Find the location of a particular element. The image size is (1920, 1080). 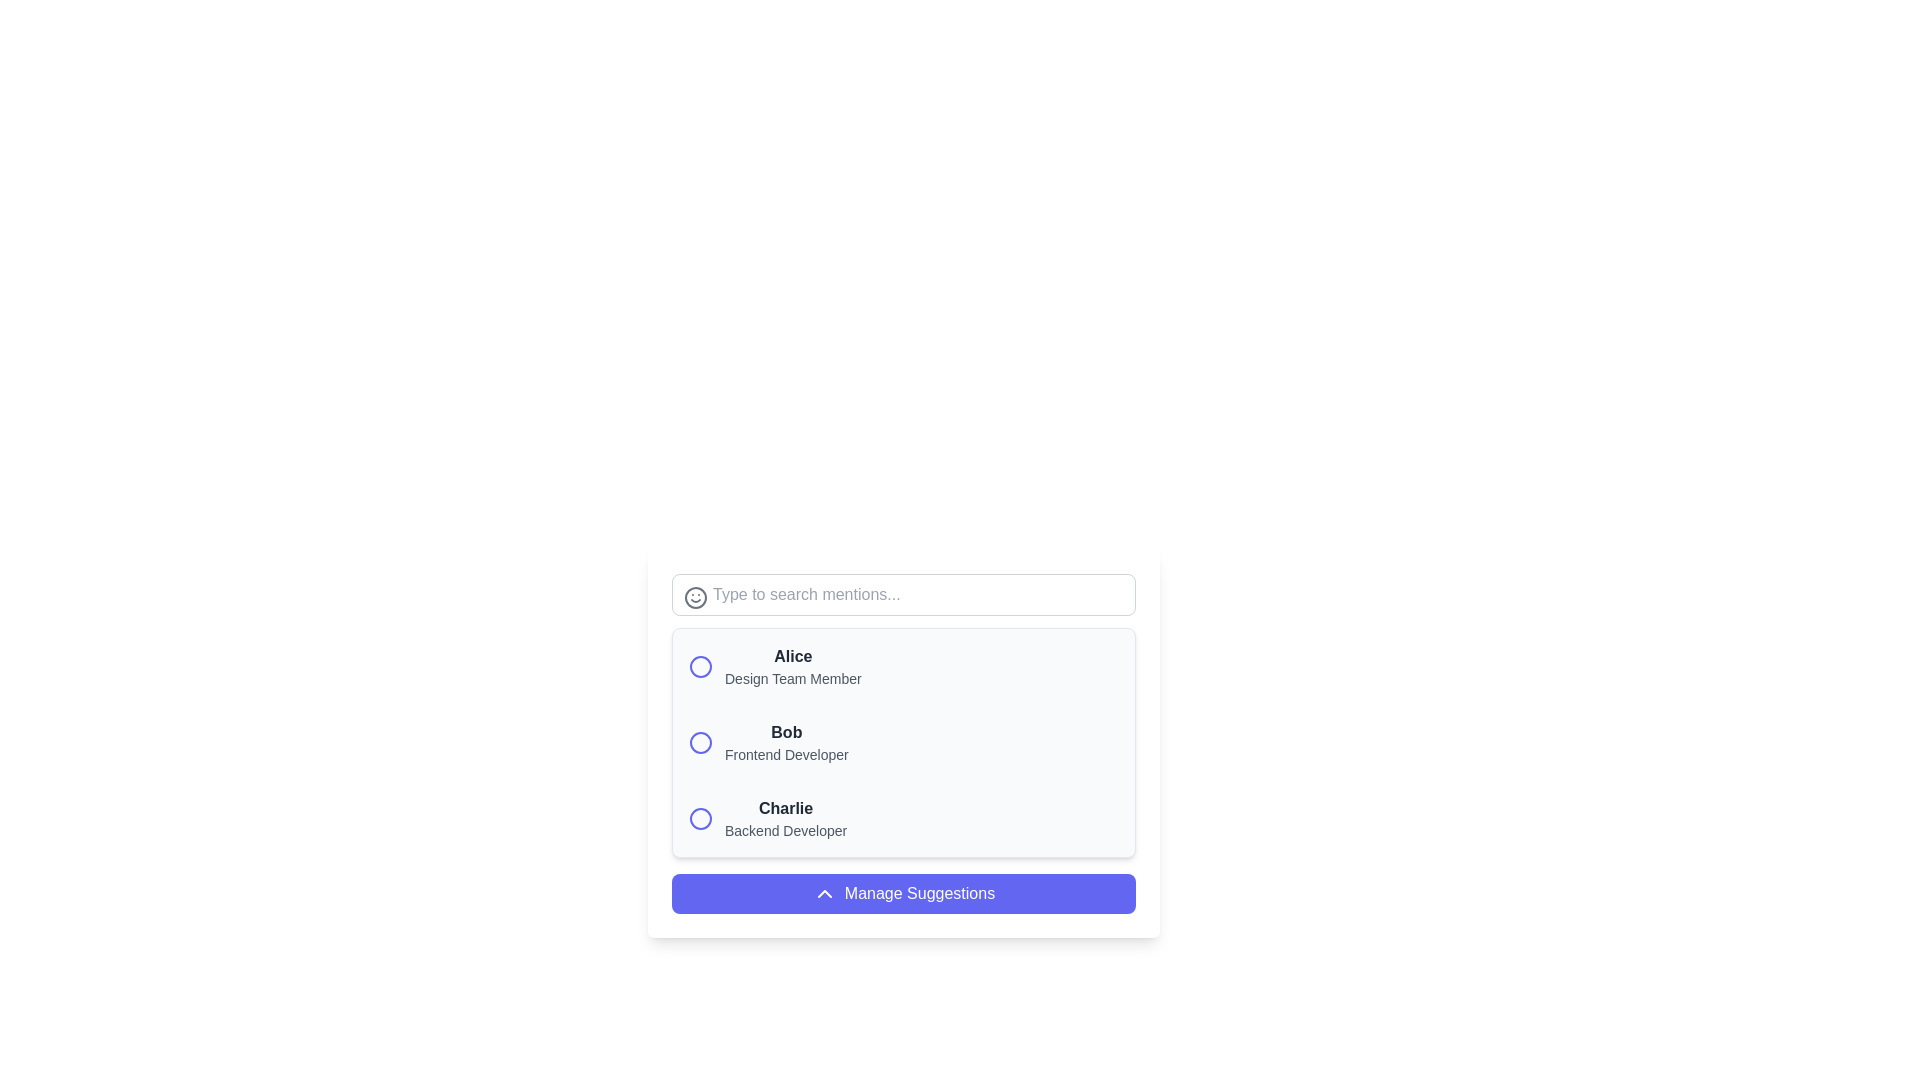

the SVG graphical element (circle) that represents user 'Charlie,' located next to the text block labeled 'Charlie, Backend Developer' in the list is located at coordinates (700, 818).